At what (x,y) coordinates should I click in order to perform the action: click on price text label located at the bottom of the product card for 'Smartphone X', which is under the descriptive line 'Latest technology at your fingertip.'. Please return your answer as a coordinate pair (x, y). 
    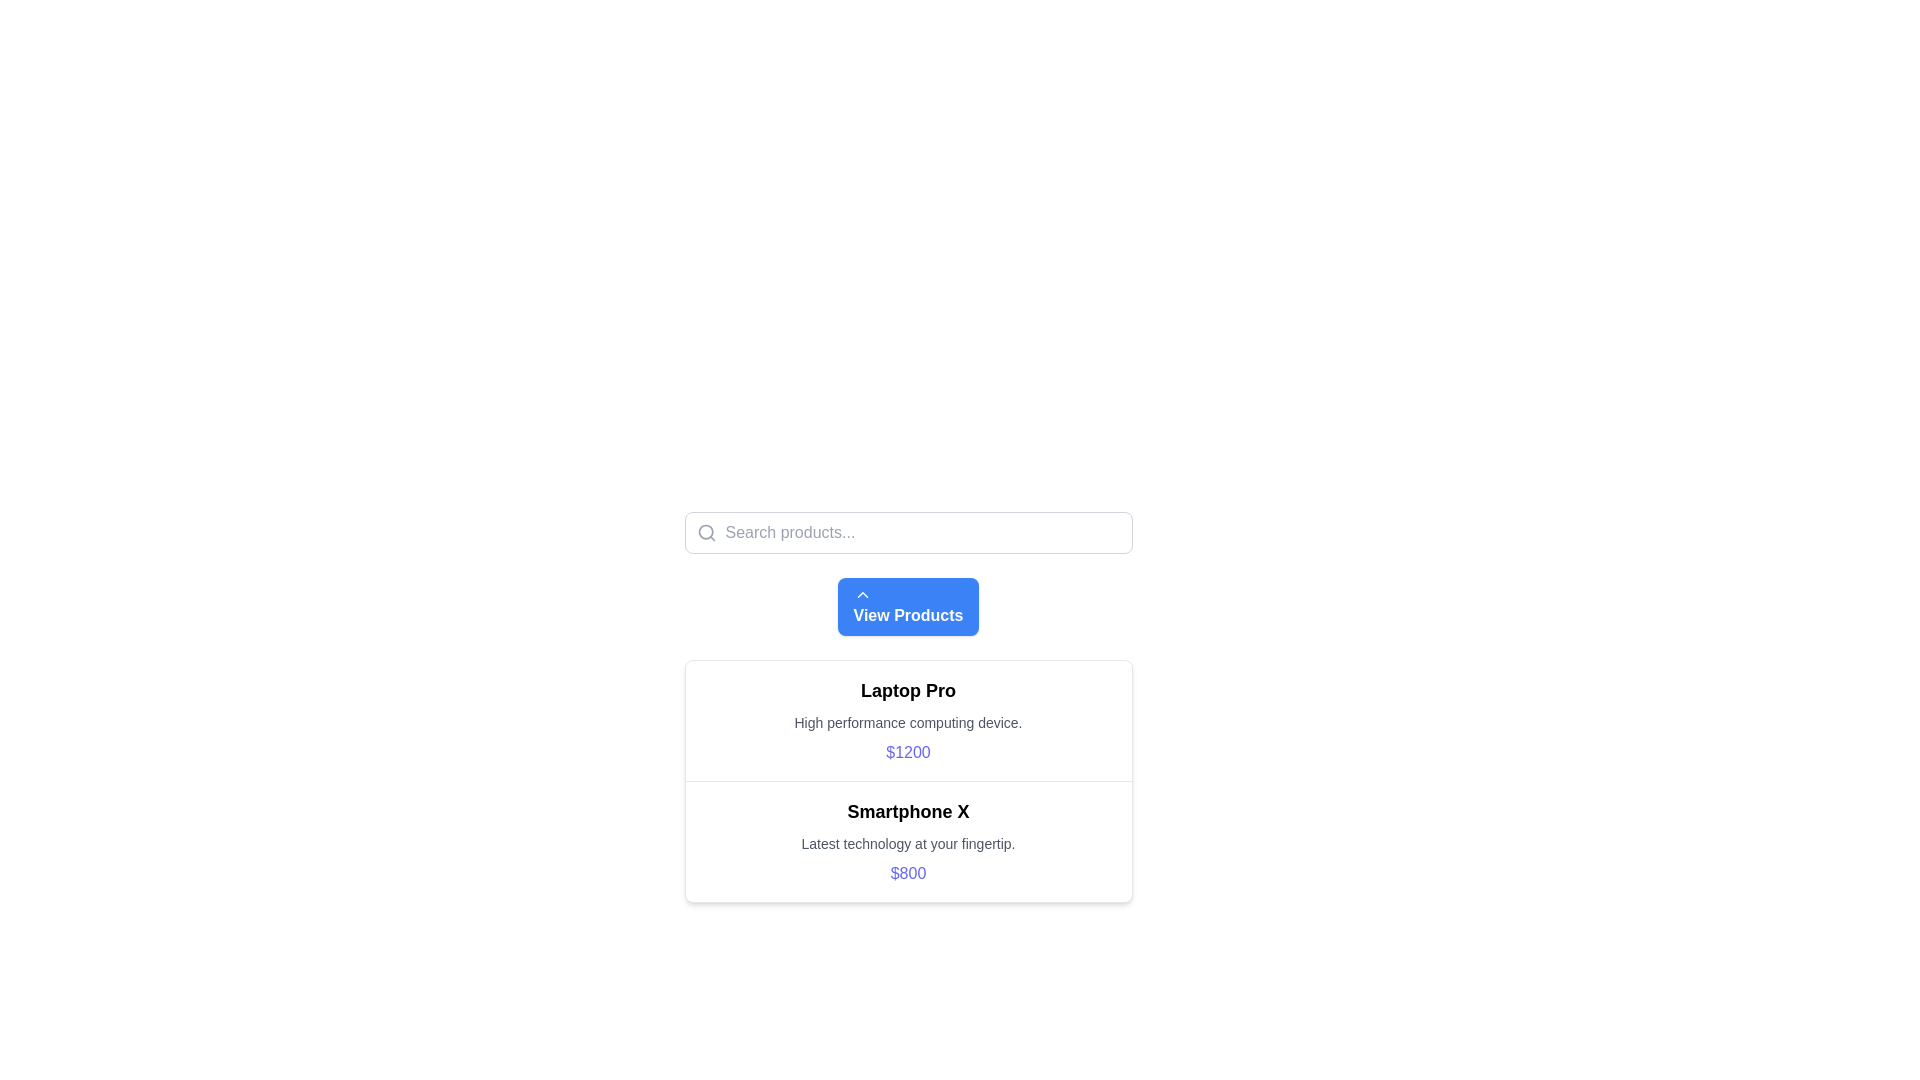
    Looking at the image, I should click on (907, 873).